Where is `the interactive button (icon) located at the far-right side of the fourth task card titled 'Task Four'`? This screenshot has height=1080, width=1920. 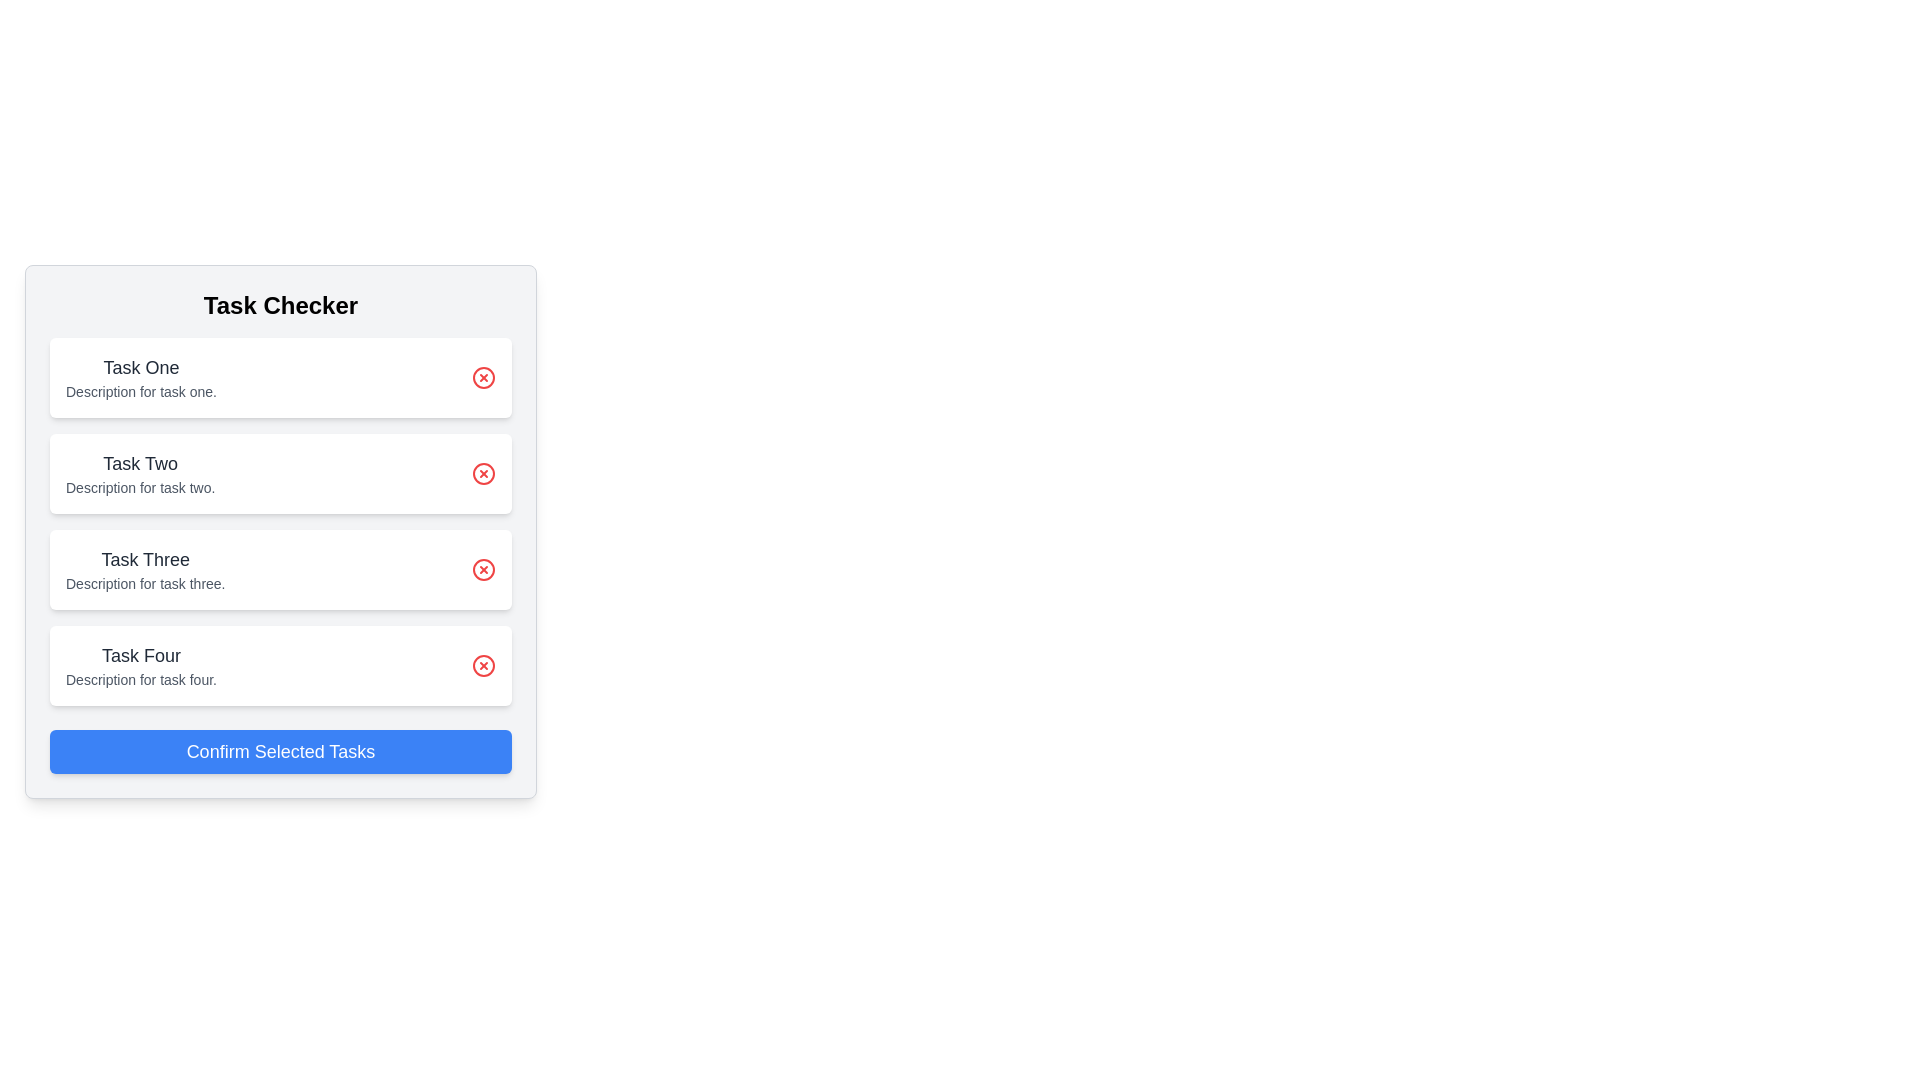
the interactive button (icon) located at the far-right side of the fourth task card titled 'Task Four' is located at coordinates (484, 666).